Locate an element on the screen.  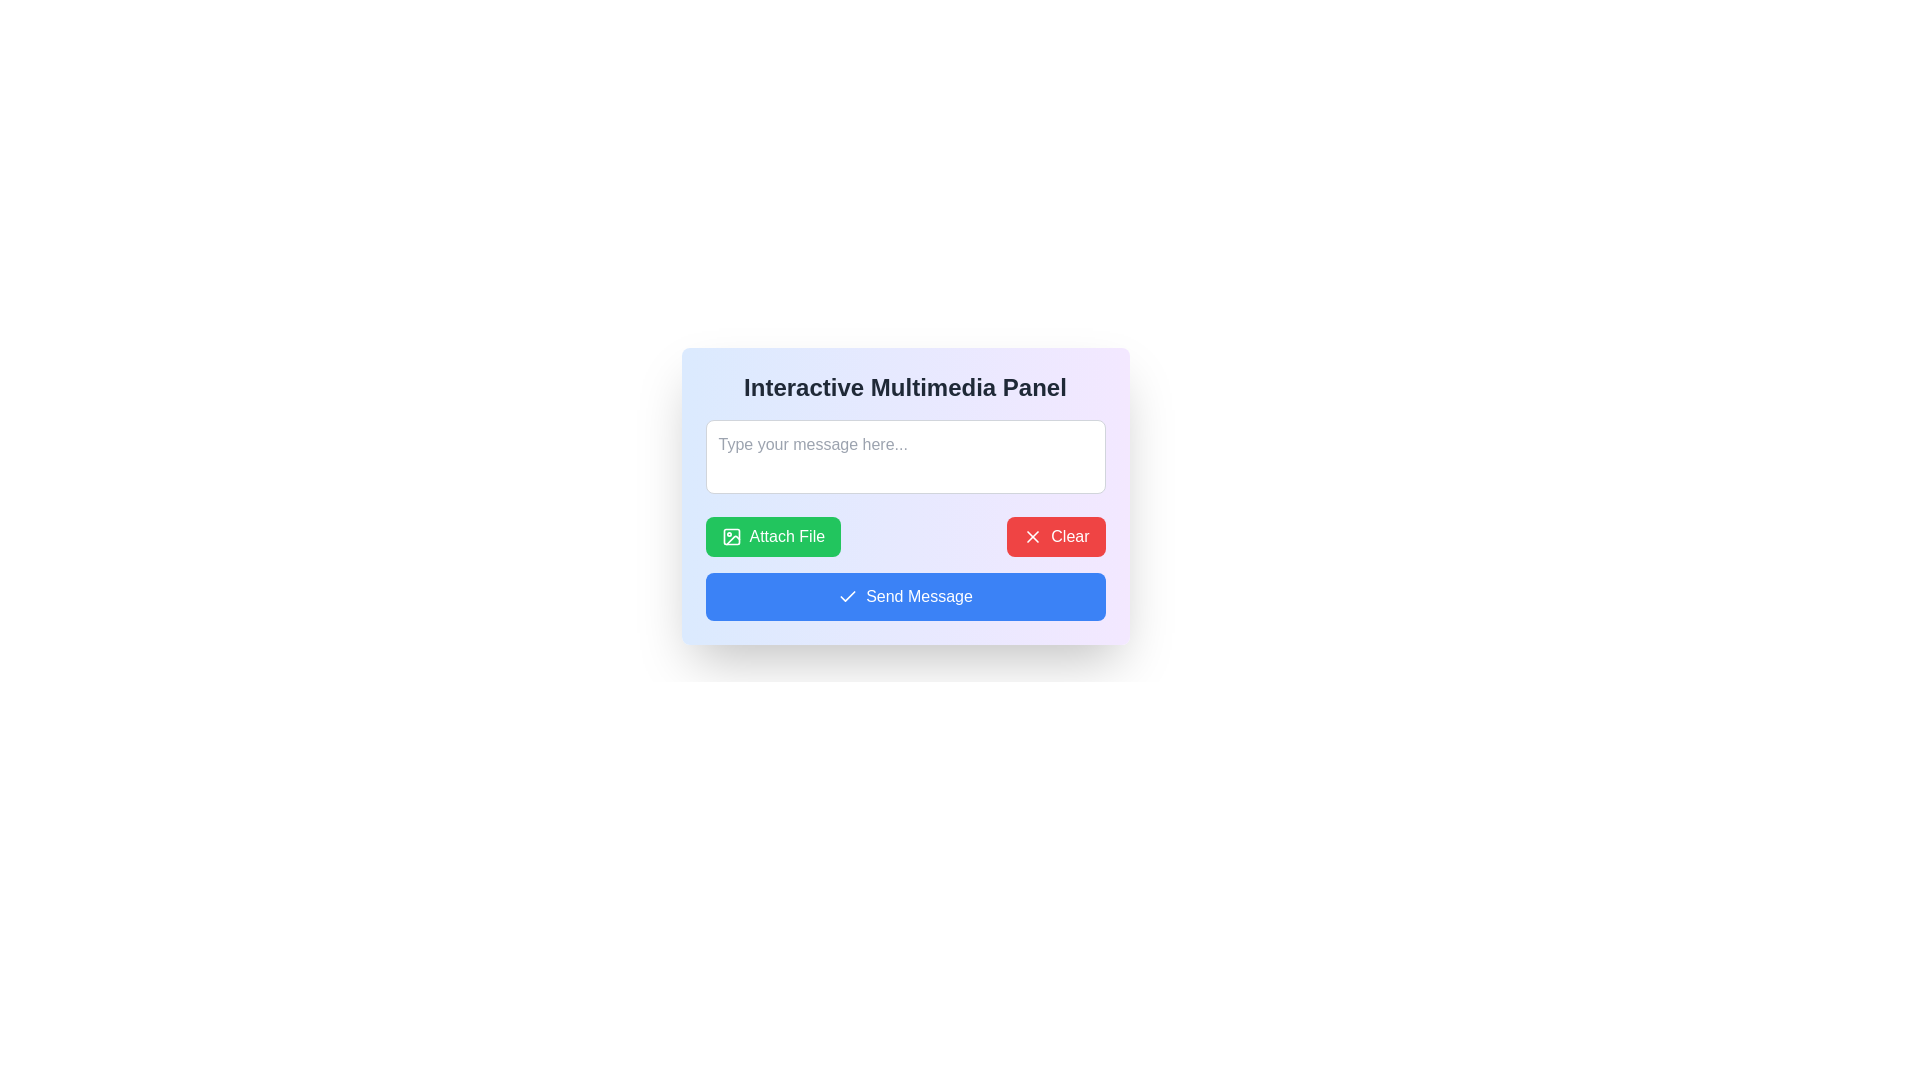
the 'Send Message' button that contains the blue checkmark icon, located to the left of the text label 'Send Message' is located at coordinates (848, 596).